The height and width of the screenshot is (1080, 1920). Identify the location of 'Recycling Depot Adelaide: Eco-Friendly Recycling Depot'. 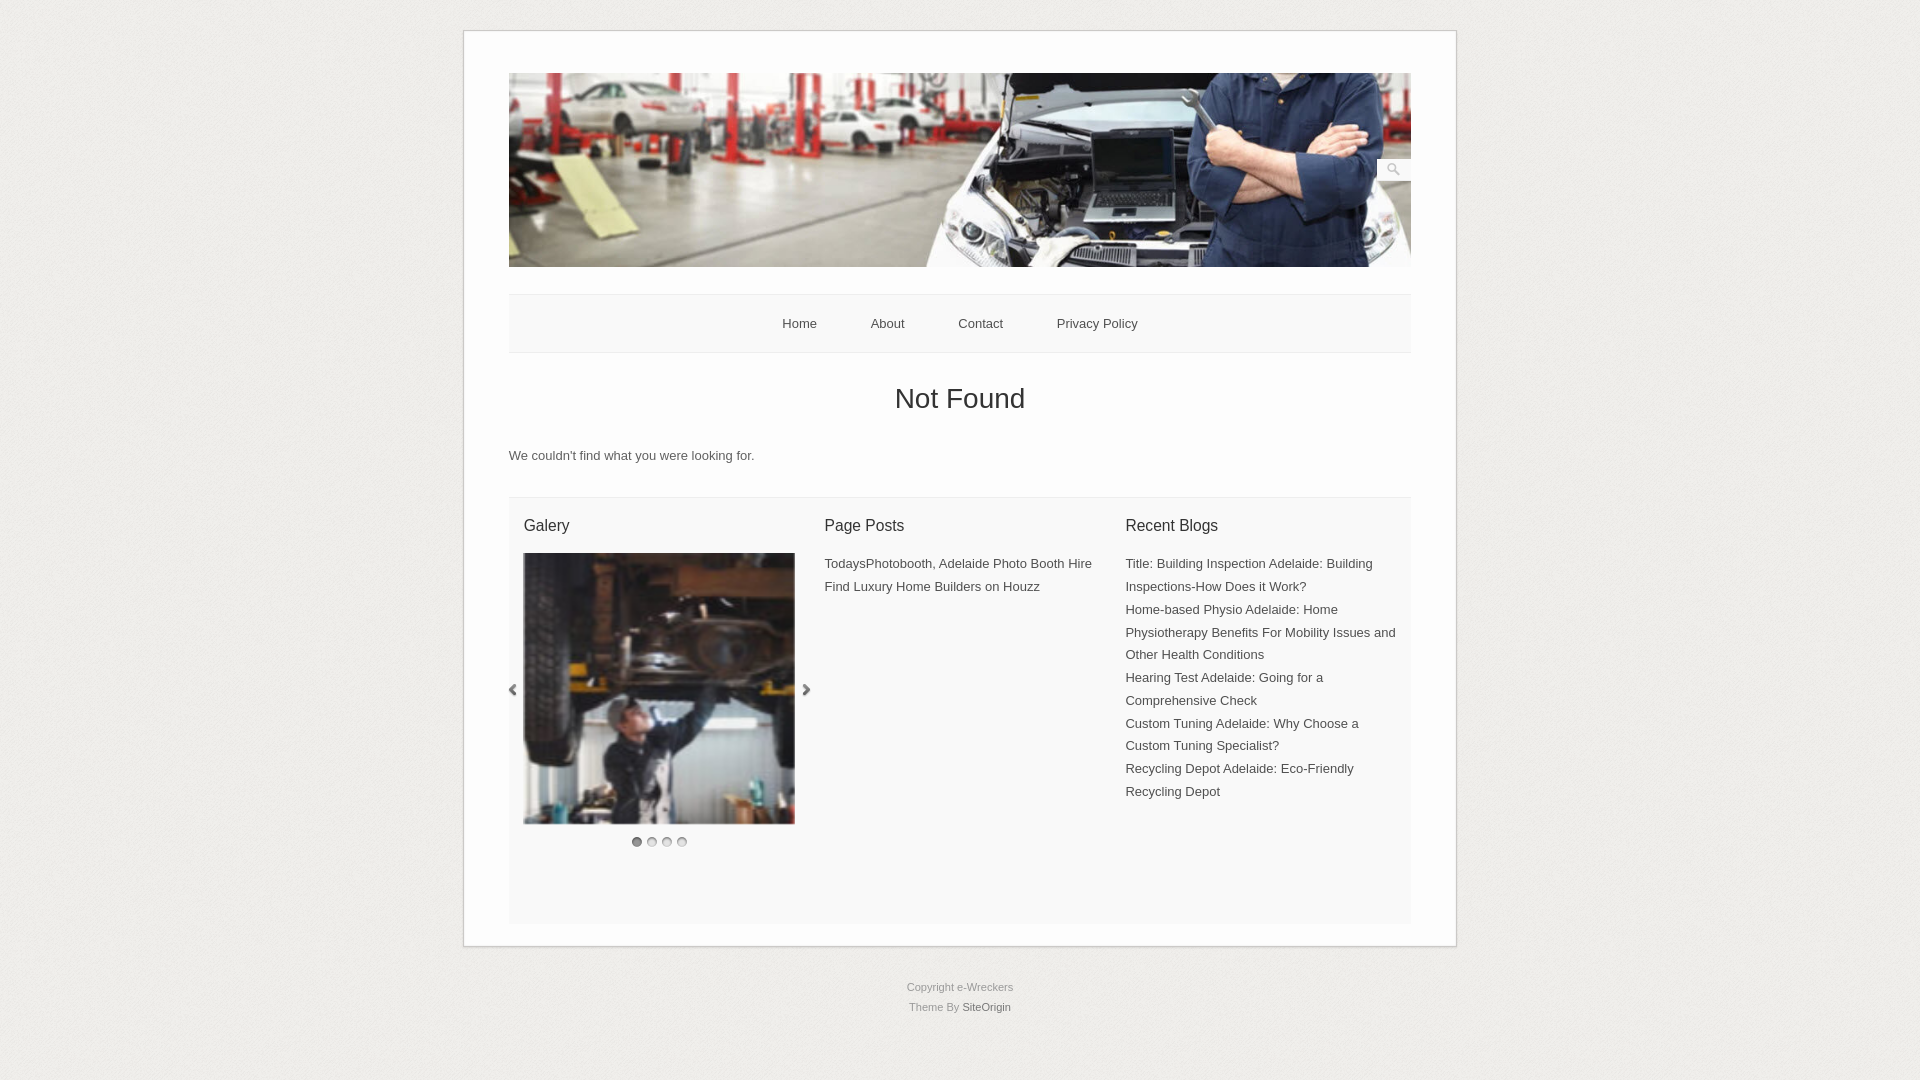
(1237, 778).